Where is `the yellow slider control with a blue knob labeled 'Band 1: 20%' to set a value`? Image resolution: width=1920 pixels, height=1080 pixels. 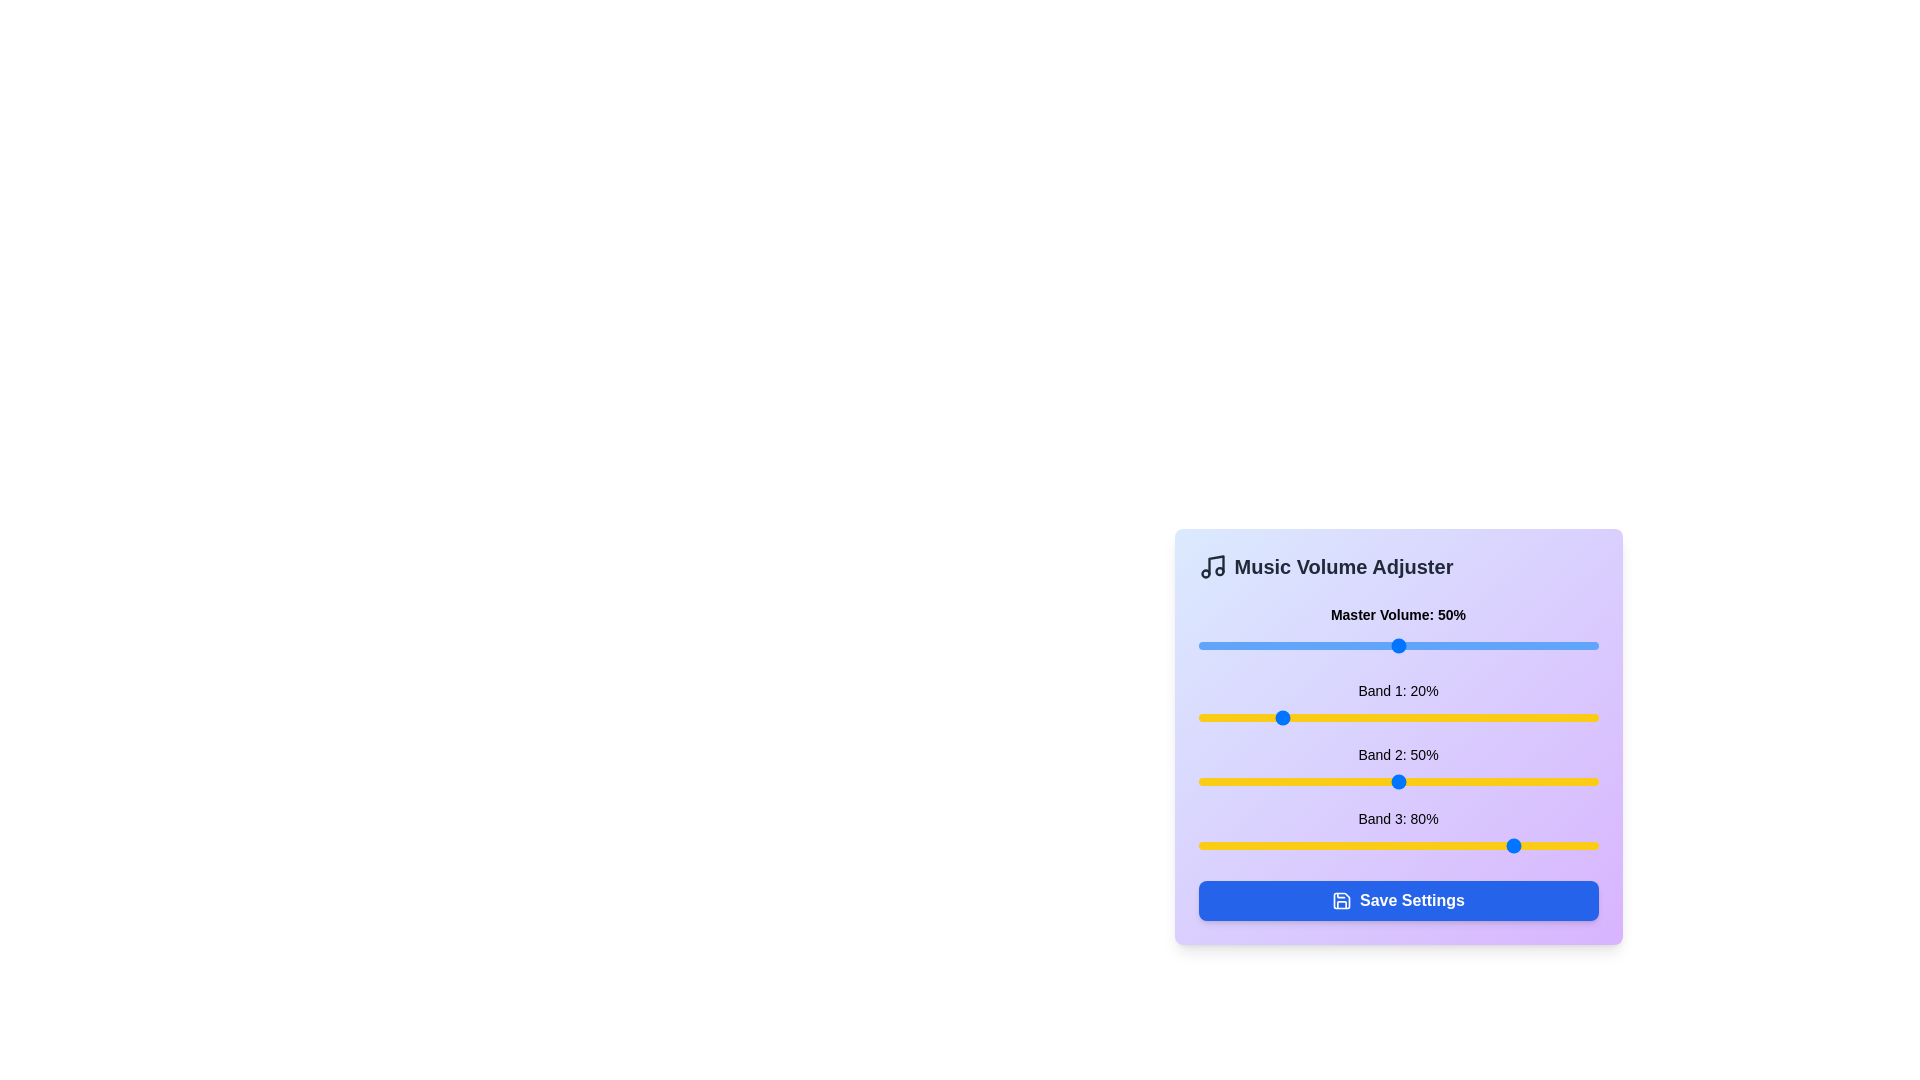
the yellow slider control with a blue knob labeled 'Band 1: 20%' to set a value is located at coordinates (1397, 704).